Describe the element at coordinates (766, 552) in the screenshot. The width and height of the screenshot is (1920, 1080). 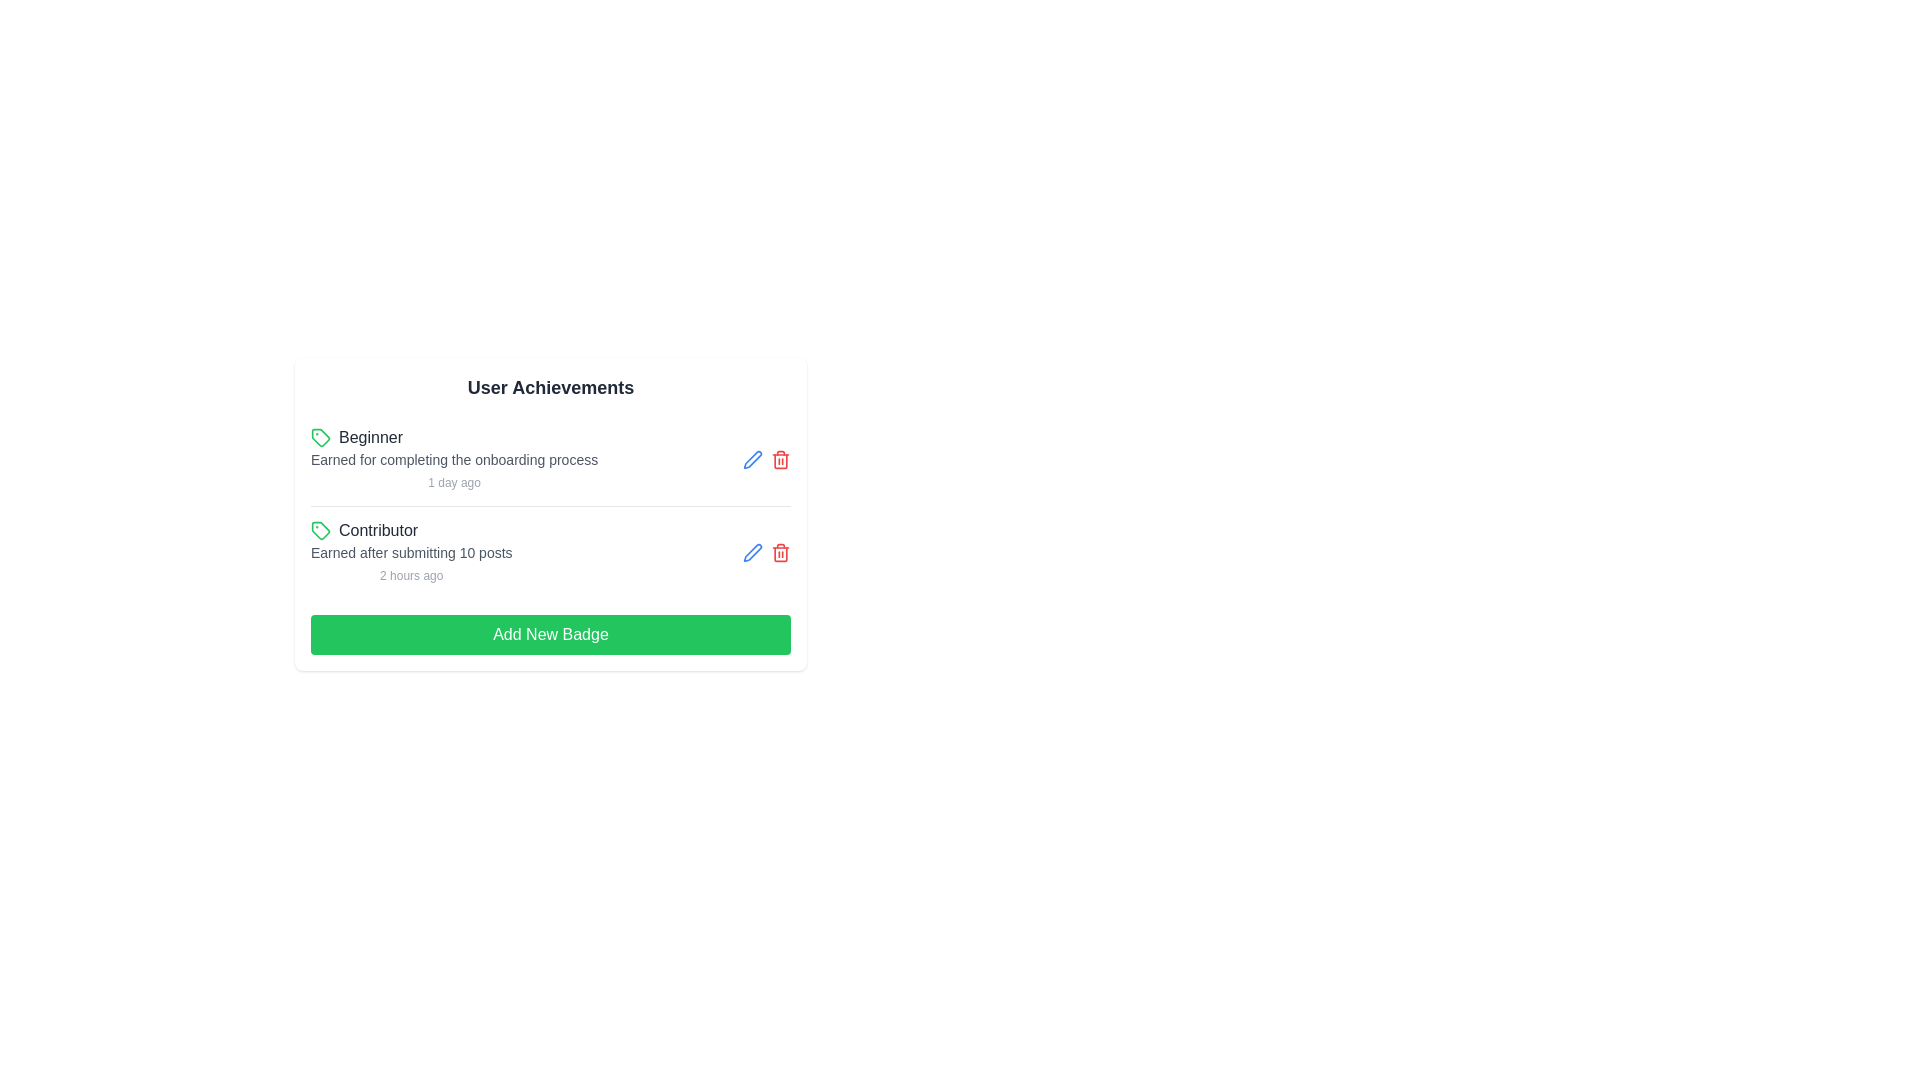
I see `the edit icon located in the bottom-right area of the 'Contributor' badge section, adjacent to the timestamp '2 hours ago'` at that location.